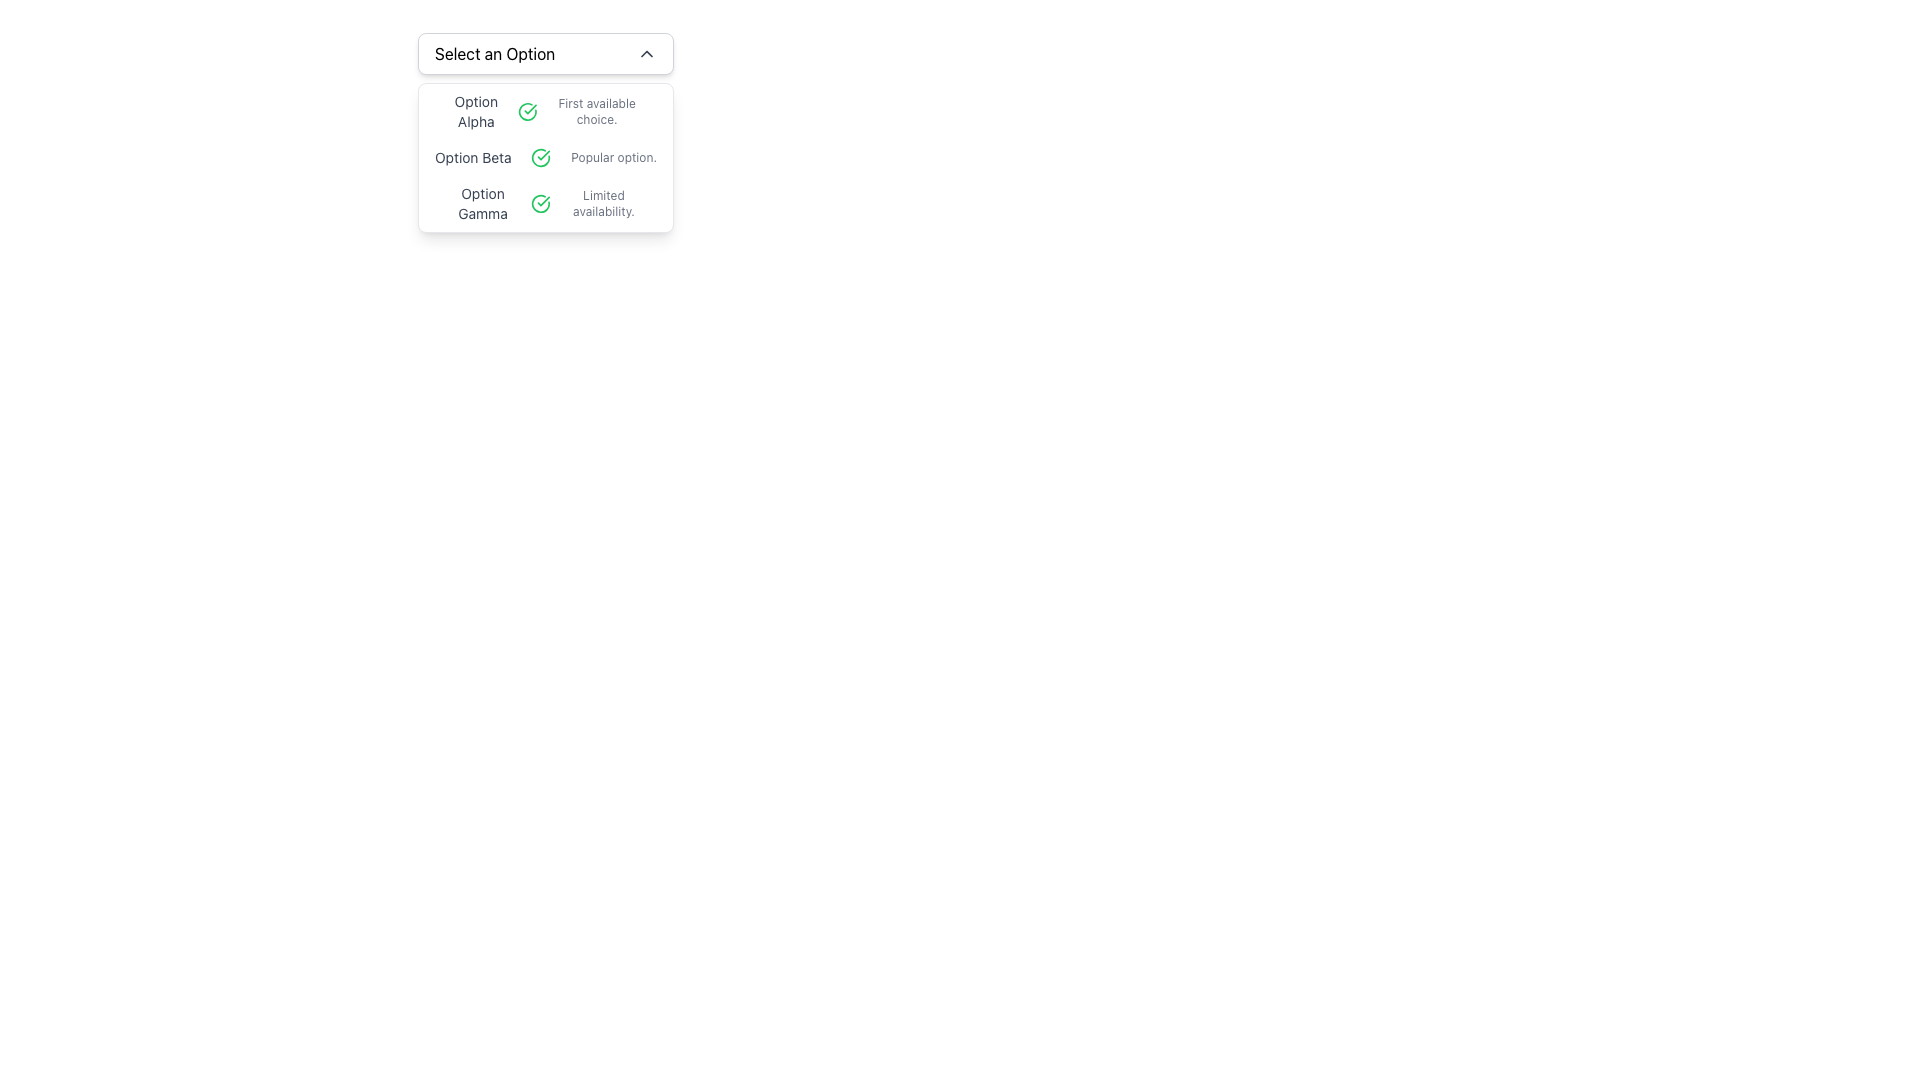 Image resolution: width=1920 pixels, height=1080 pixels. Describe the element at coordinates (475, 111) in the screenshot. I see `the first selectable option label in the dropdown menu, which is located at the top left of the list` at that location.